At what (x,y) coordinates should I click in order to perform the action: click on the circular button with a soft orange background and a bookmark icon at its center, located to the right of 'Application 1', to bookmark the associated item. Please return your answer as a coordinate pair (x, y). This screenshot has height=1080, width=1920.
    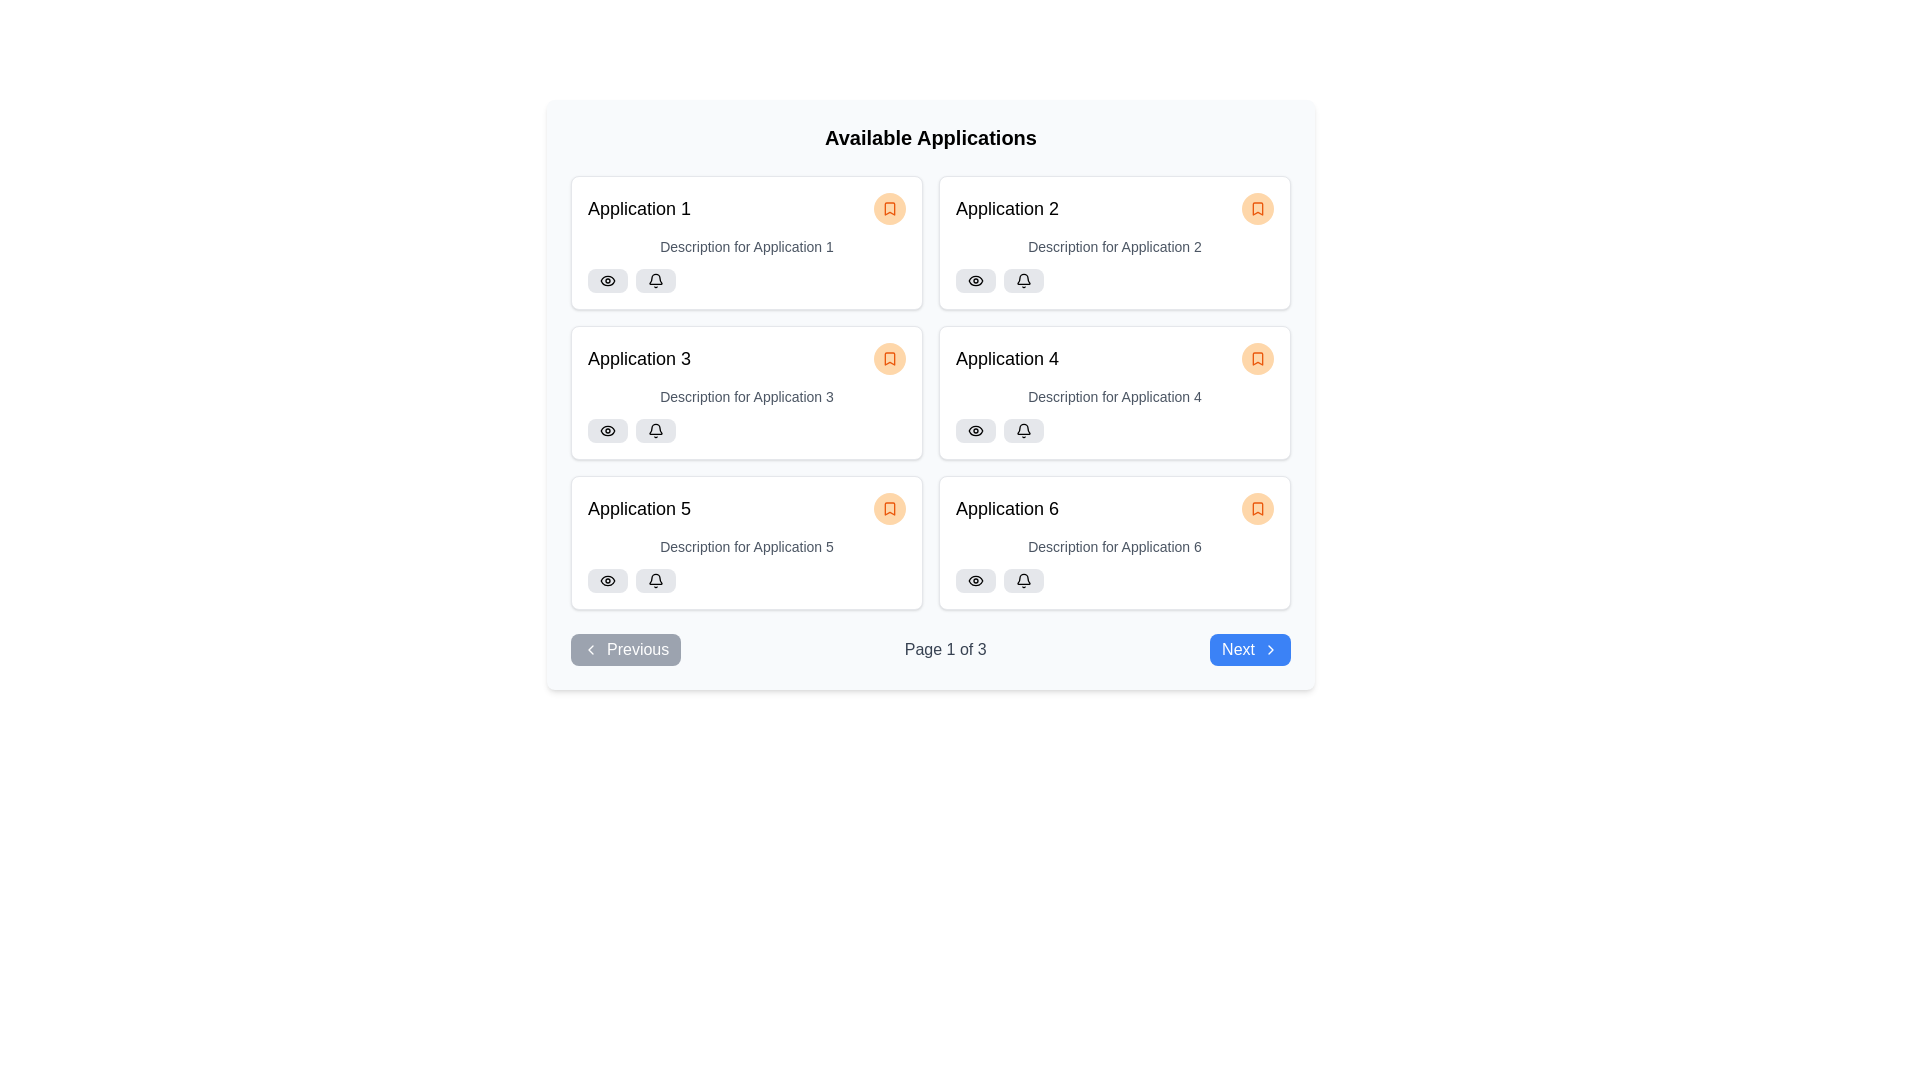
    Looking at the image, I should click on (888, 208).